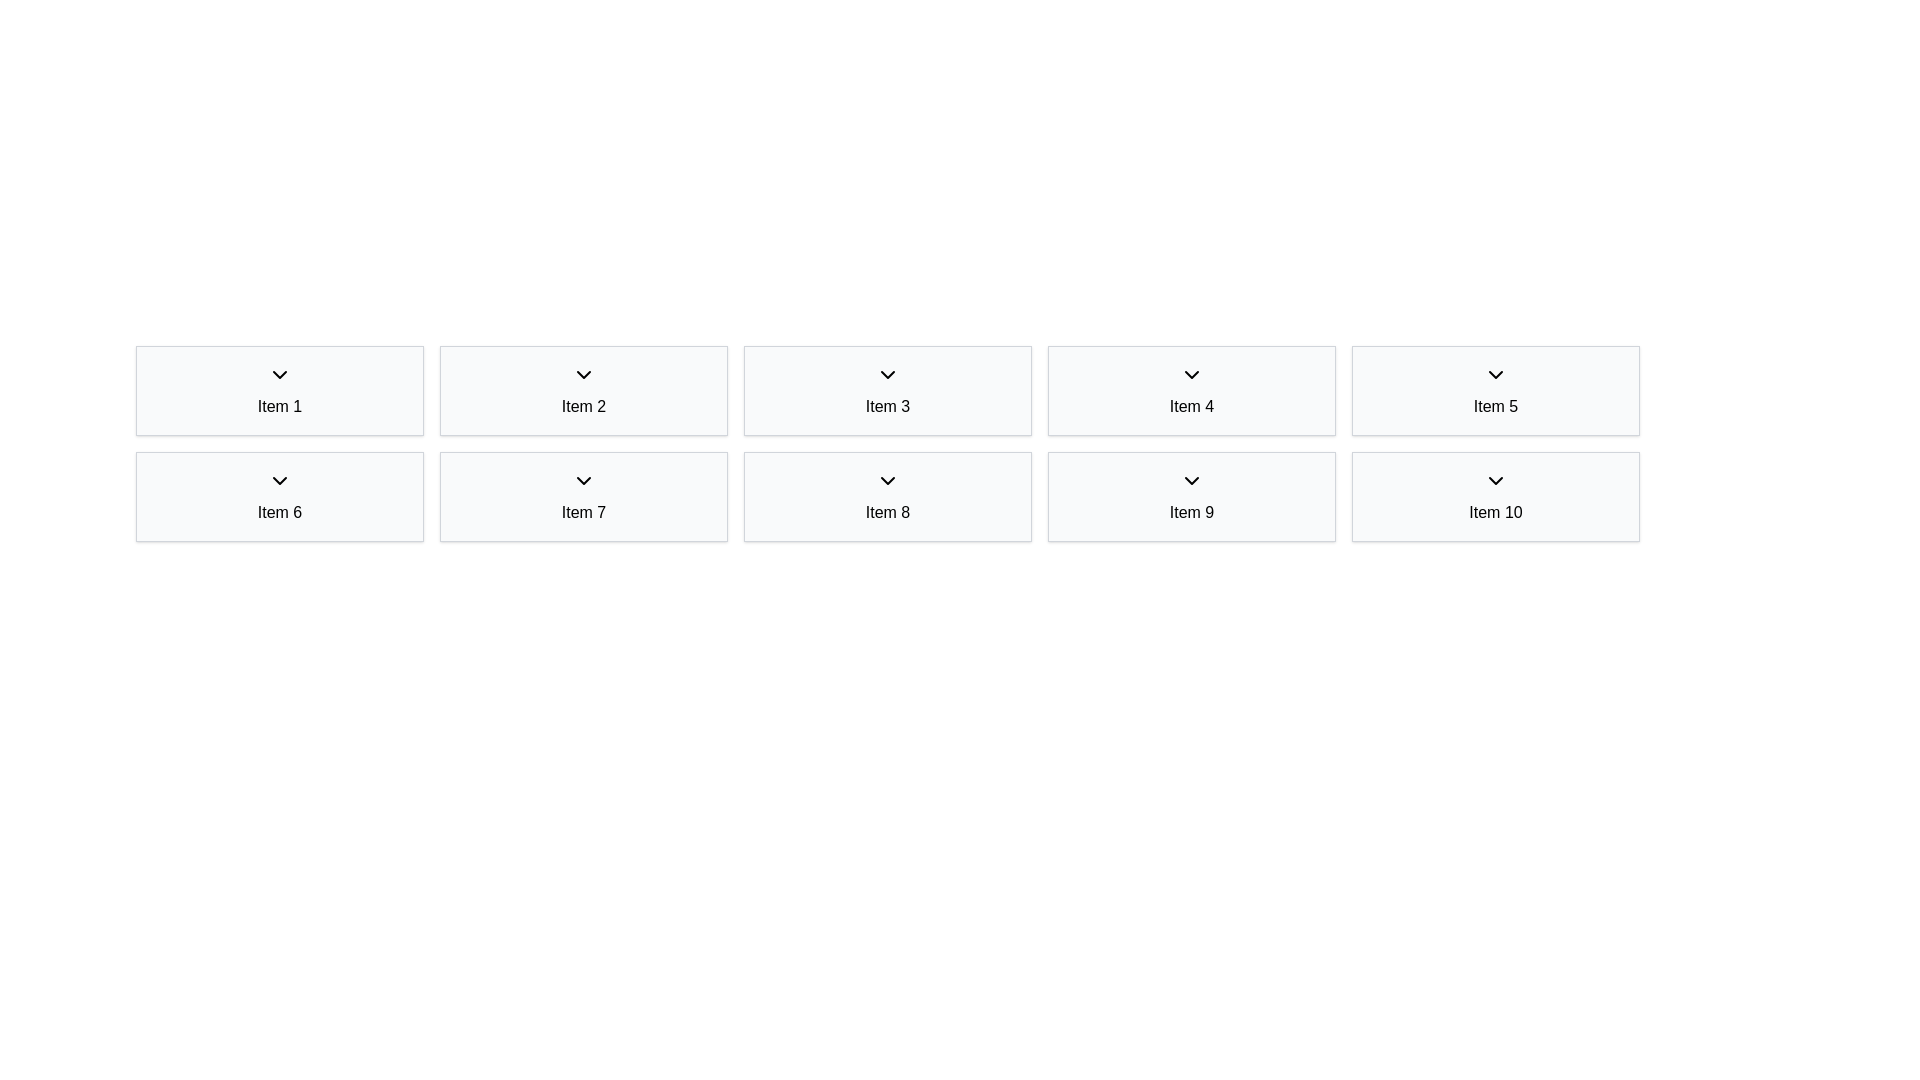 Image resolution: width=1920 pixels, height=1080 pixels. What do you see at coordinates (583, 374) in the screenshot?
I see `the Chevron Down indicator icon located at the top-center of the card displaying 'Item 2'` at bounding box center [583, 374].